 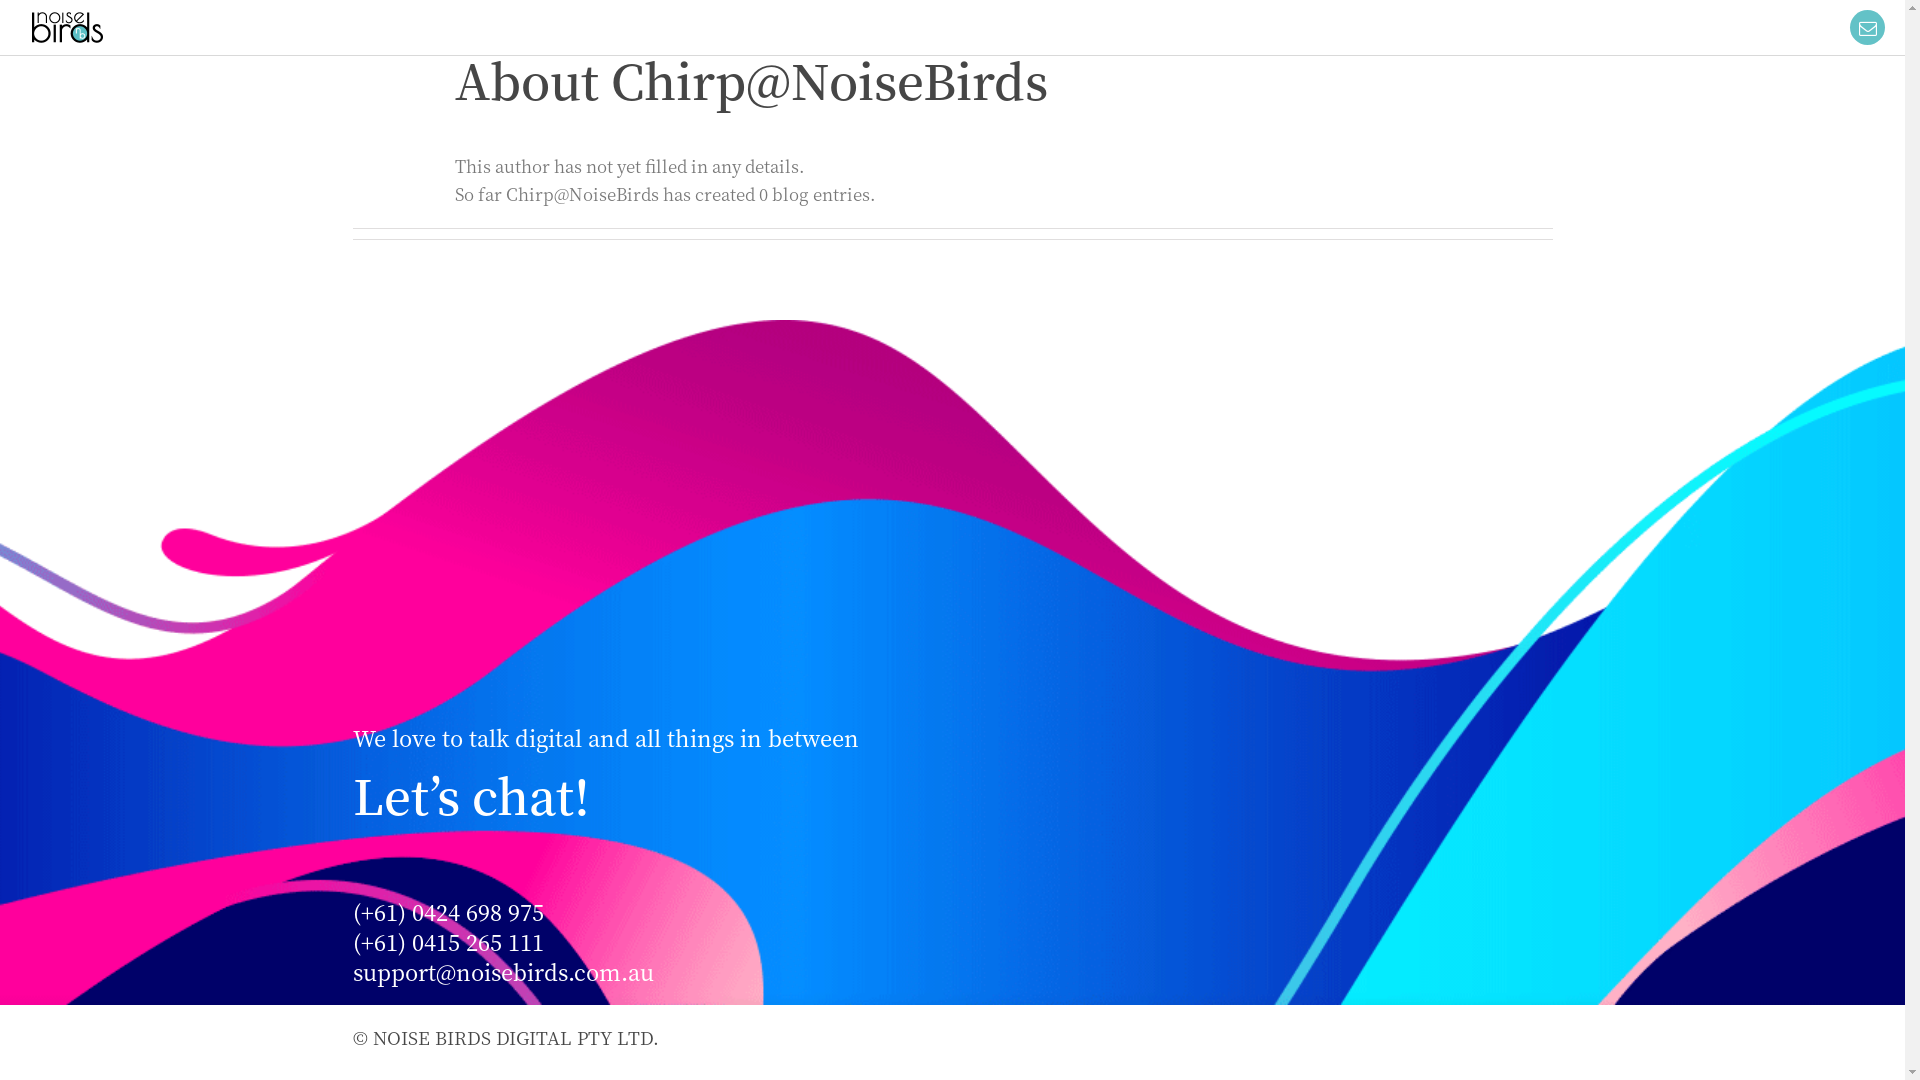 What do you see at coordinates (1866, 27) in the screenshot?
I see `'Toggle Sliding Bar Area'` at bounding box center [1866, 27].